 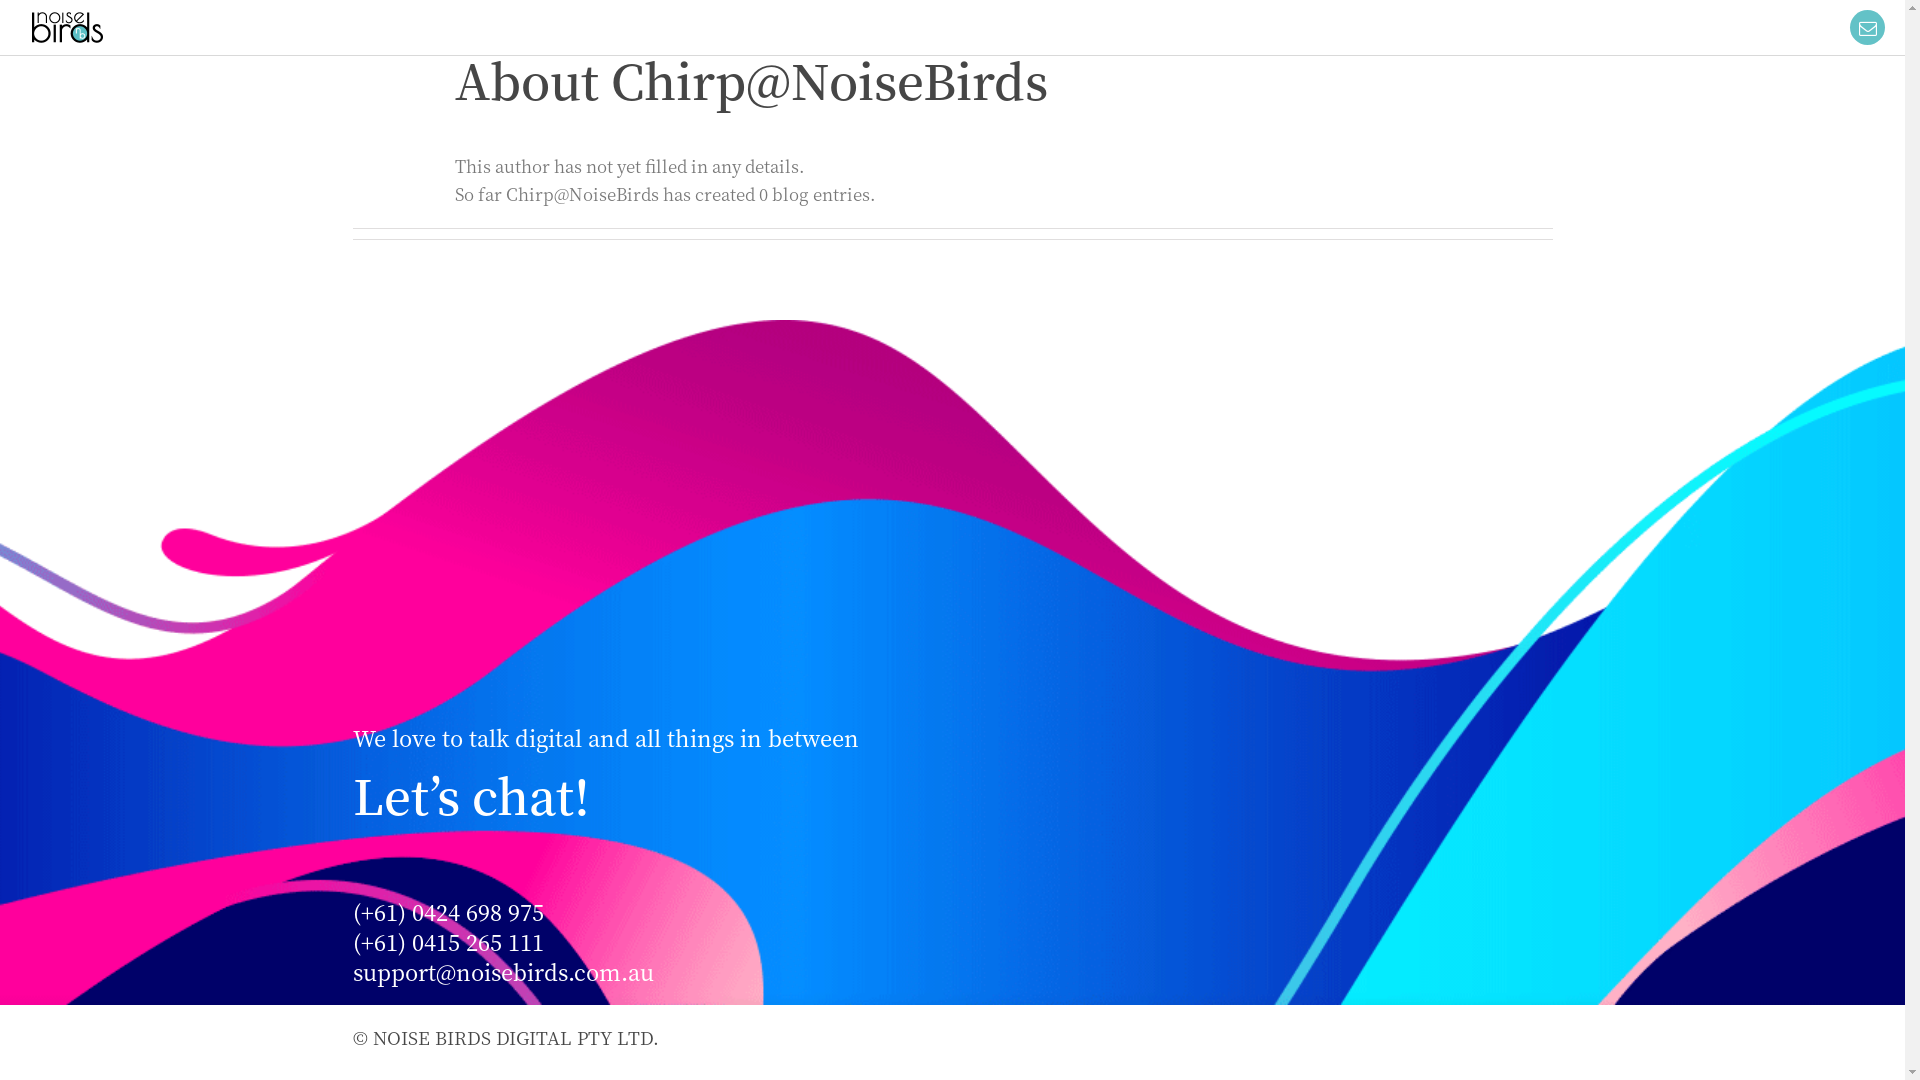 What do you see at coordinates (1866, 27) in the screenshot?
I see `'Toggle Sliding Bar Area'` at bounding box center [1866, 27].